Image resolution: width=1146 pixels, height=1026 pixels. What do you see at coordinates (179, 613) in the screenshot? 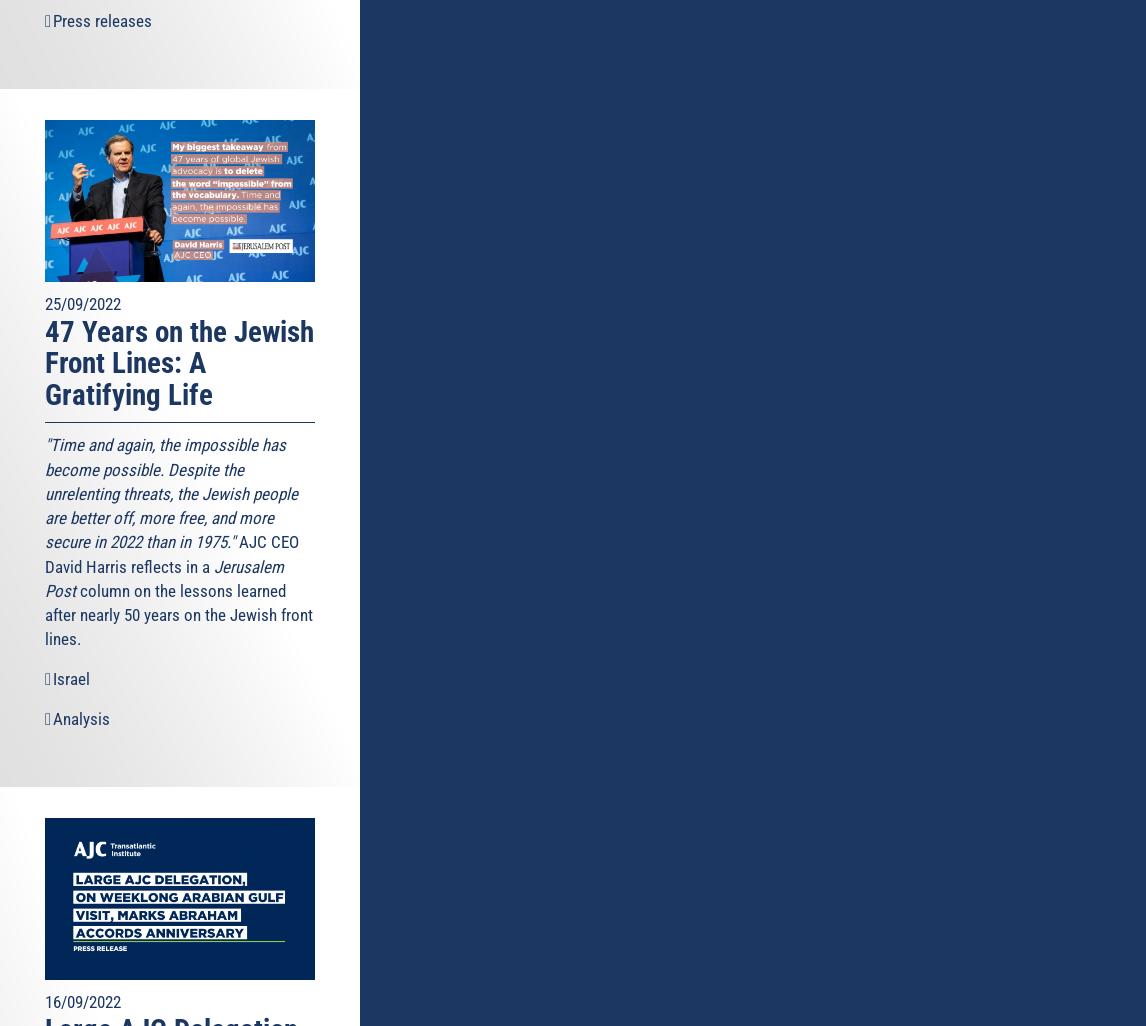
I see `'column on the lessons learned after nearly 50 years on the Jewish front lines.'` at bounding box center [179, 613].